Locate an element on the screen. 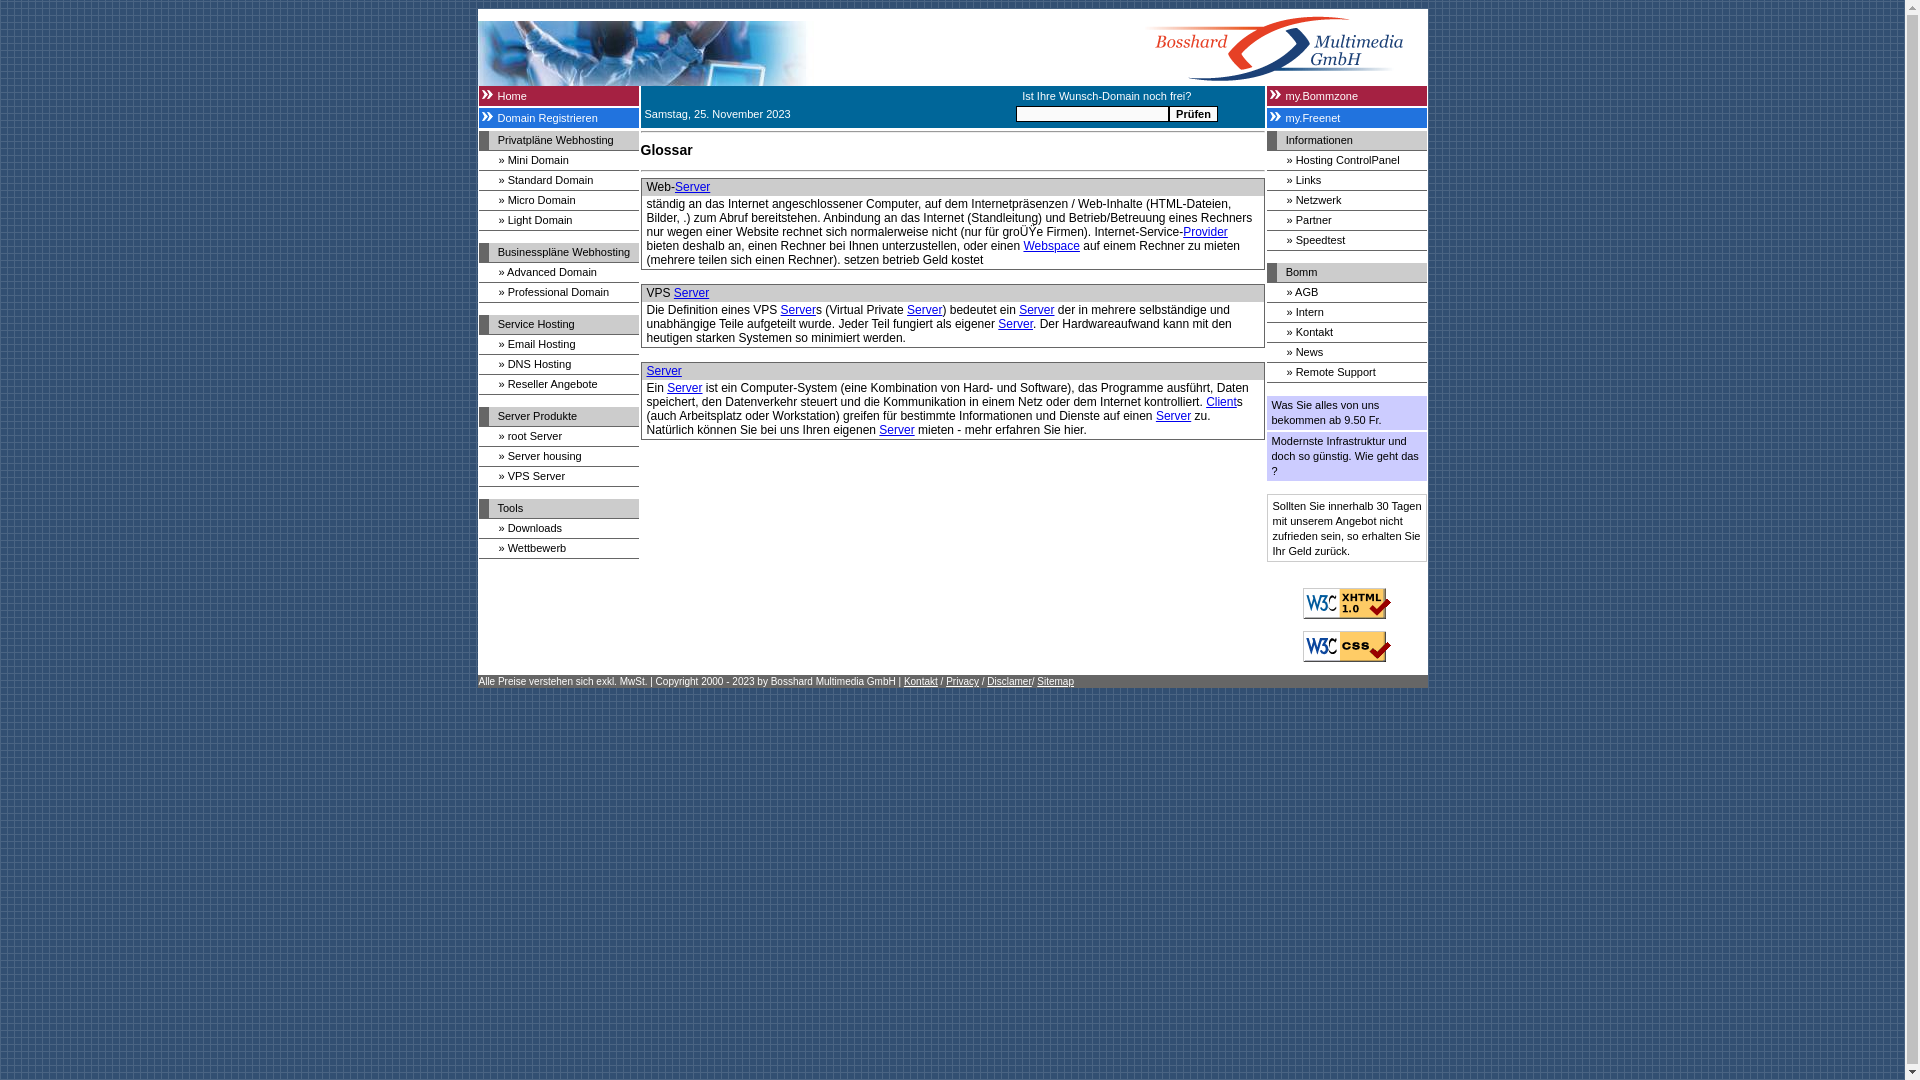 The image size is (1920, 1080). 'Sitemap' is located at coordinates (1036, 680).